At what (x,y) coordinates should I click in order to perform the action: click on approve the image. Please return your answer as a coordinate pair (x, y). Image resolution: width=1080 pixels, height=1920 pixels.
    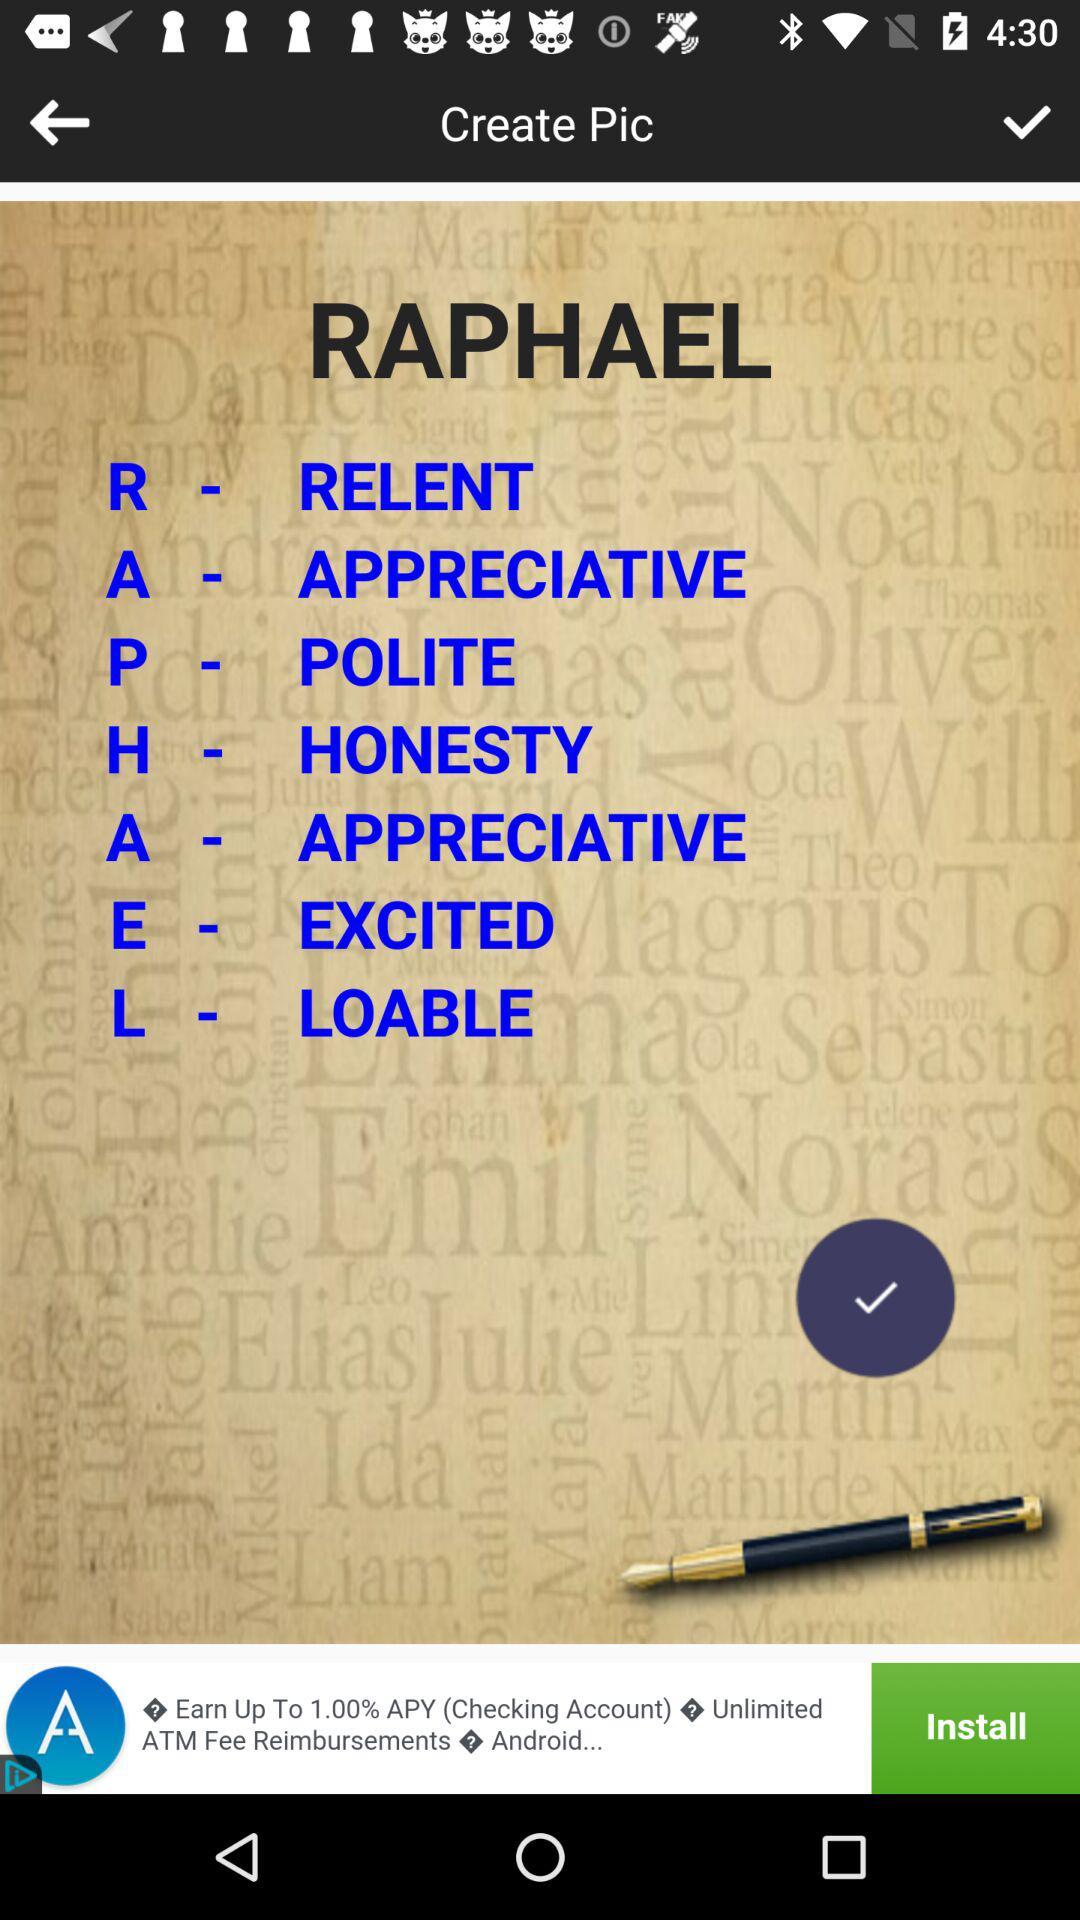
    Looking at the image, I should click on (1027, 121).